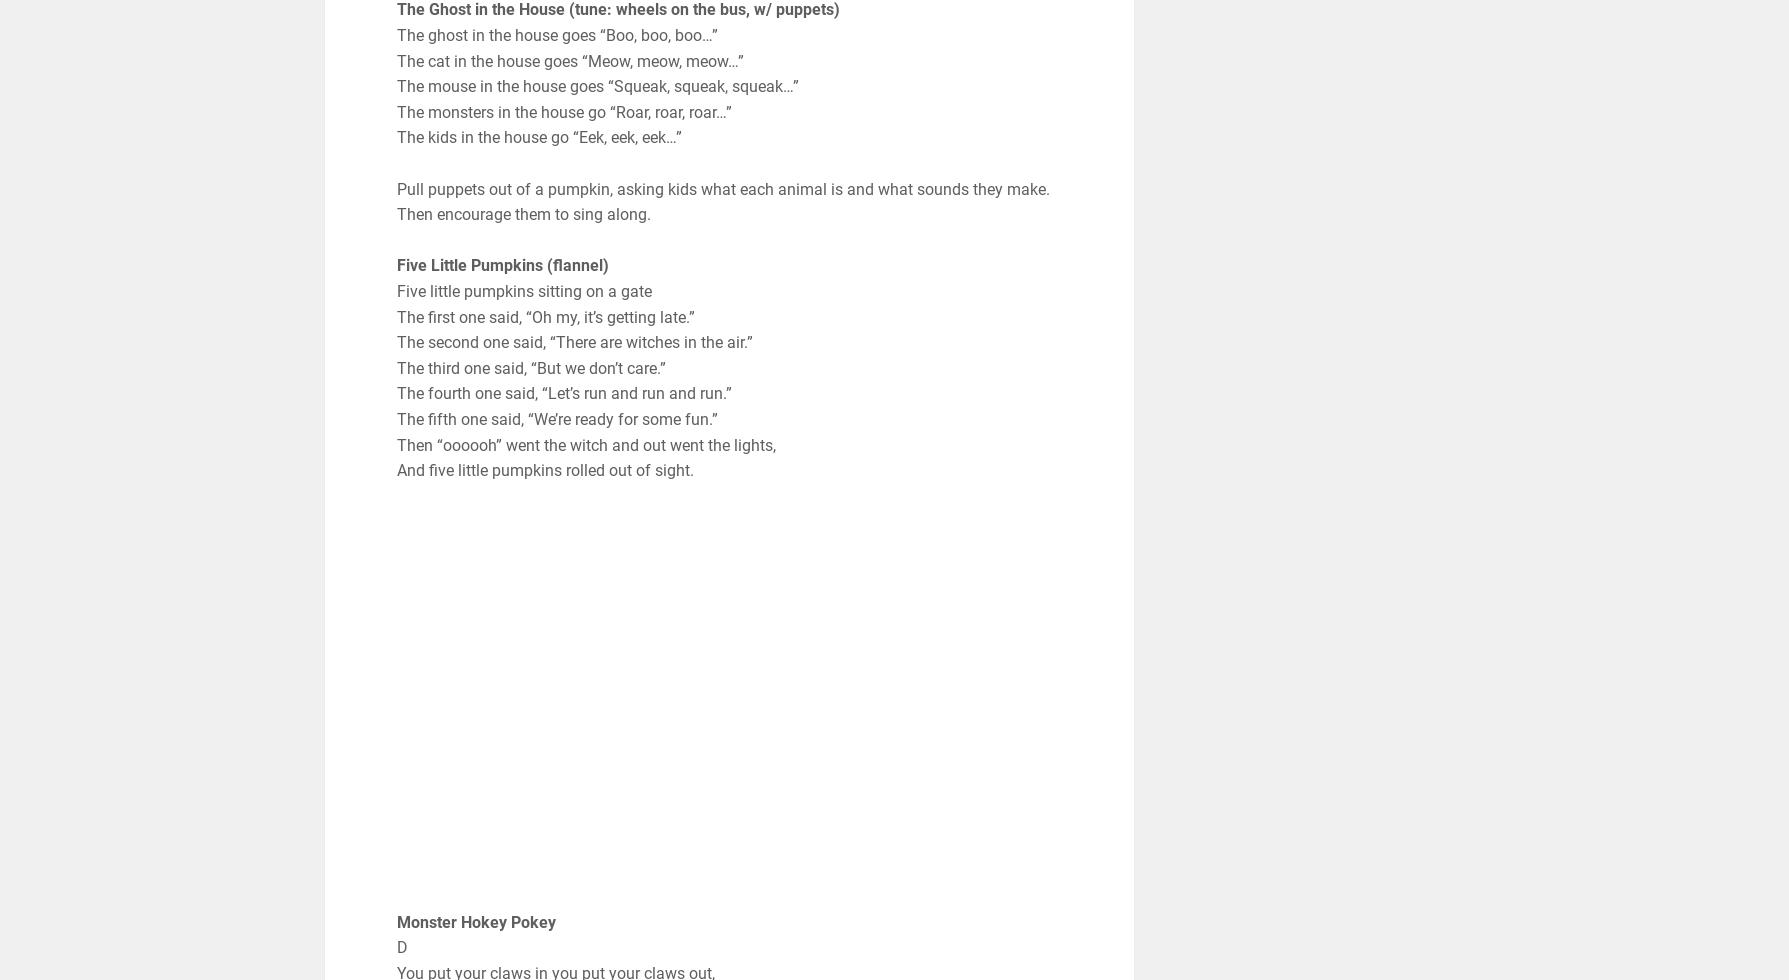 Image resolution: width=1789 pixels, height=980 pixels. Describe the element at coordinates (395, 393) in the screenshot. I see `'The fourth one said, “Let’s run and run and run.”'` at that location.